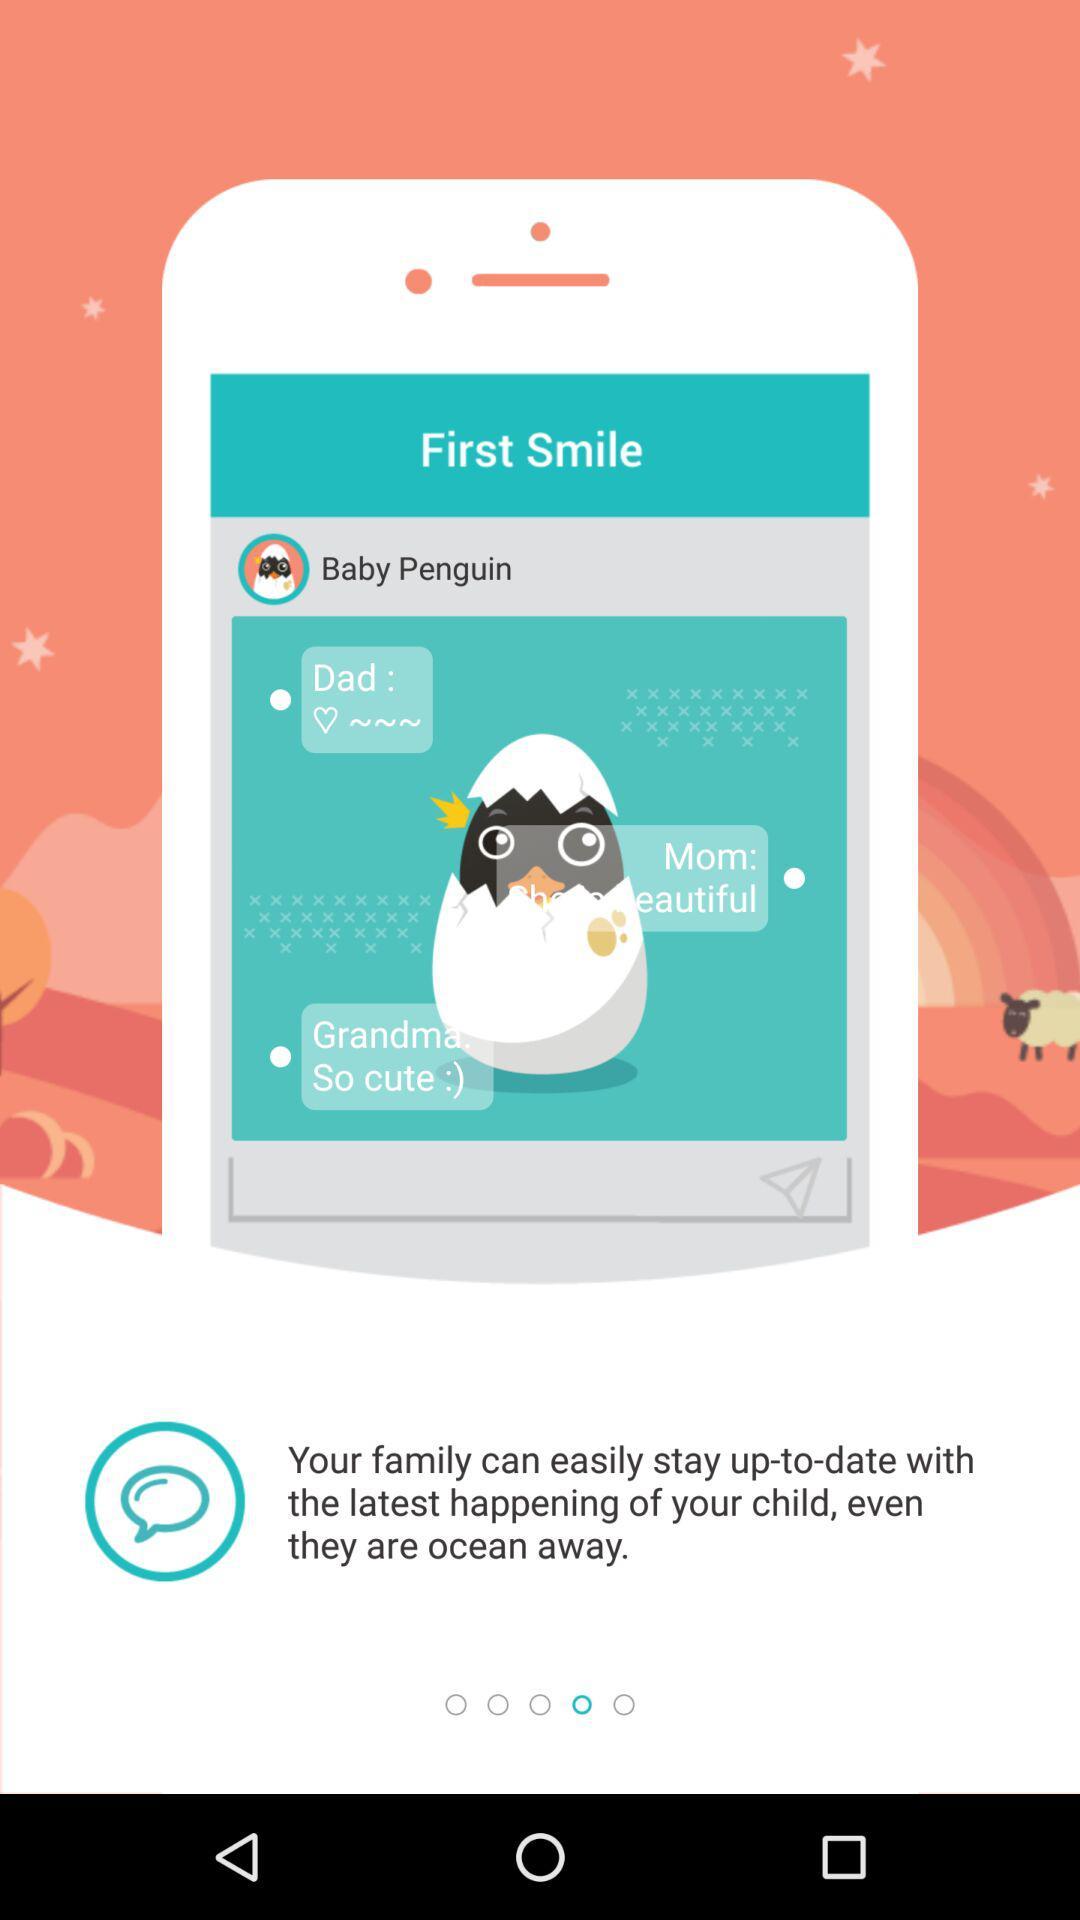 This screenshot has height=1920, width=1080. Describe the element at coordinates (793, 878) in the screenshot. I see `the dot shown next to the text field mom` at that location.